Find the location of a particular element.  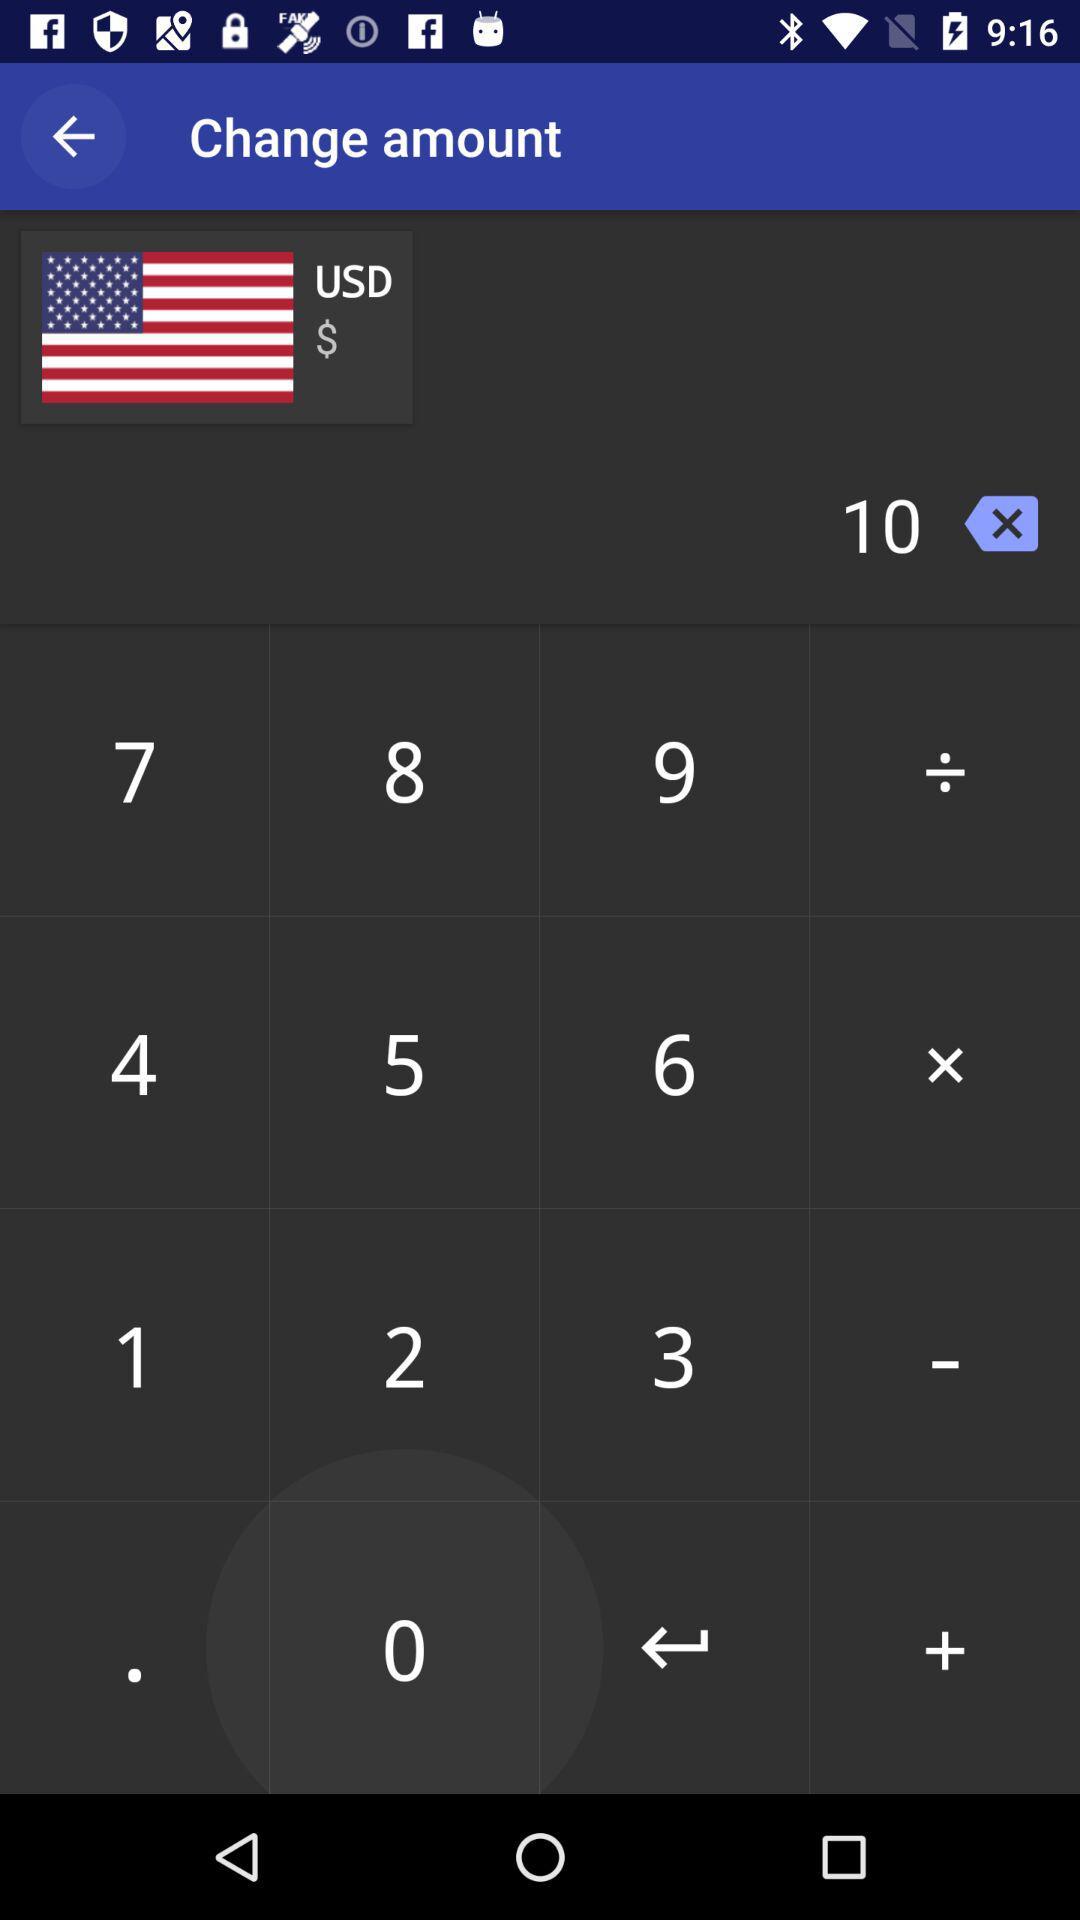

the number next to 8 is located at coordinates (674, 768).